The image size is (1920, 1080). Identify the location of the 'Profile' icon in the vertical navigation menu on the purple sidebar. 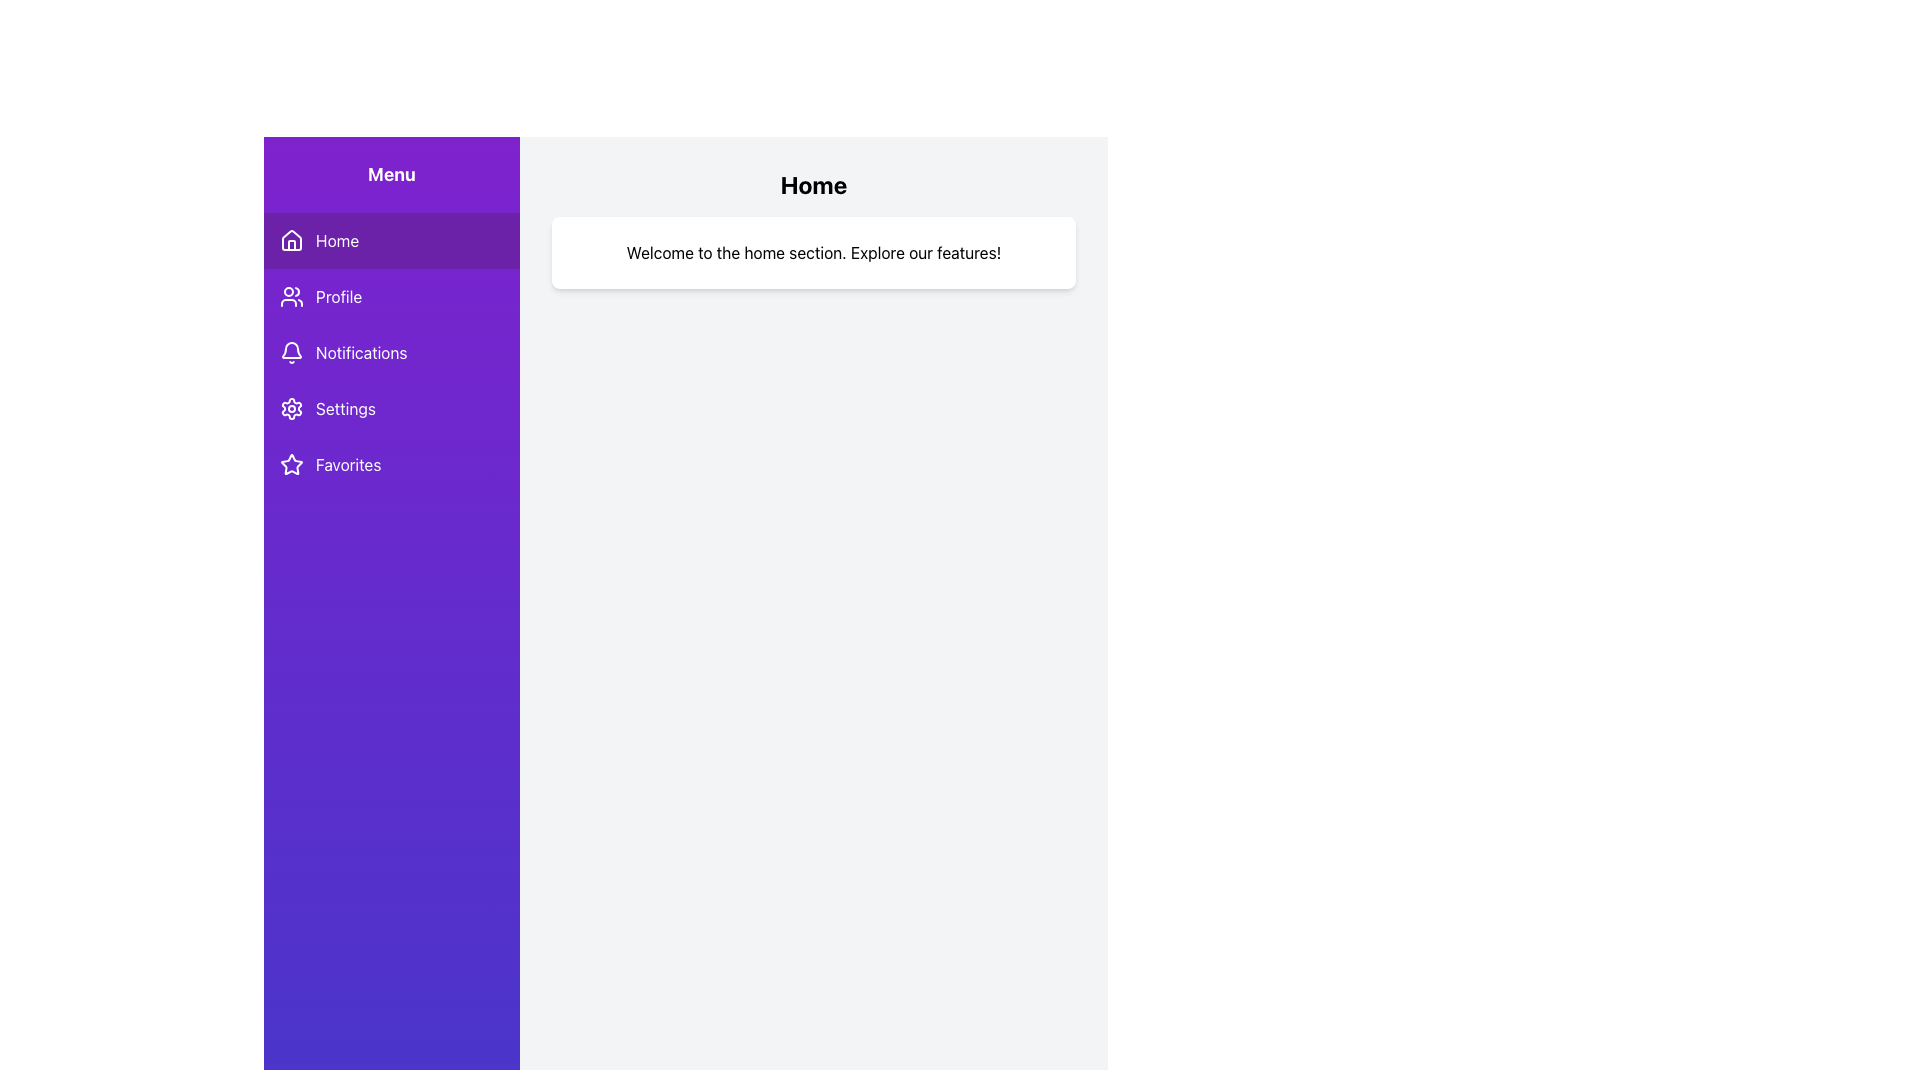
(291, 297).